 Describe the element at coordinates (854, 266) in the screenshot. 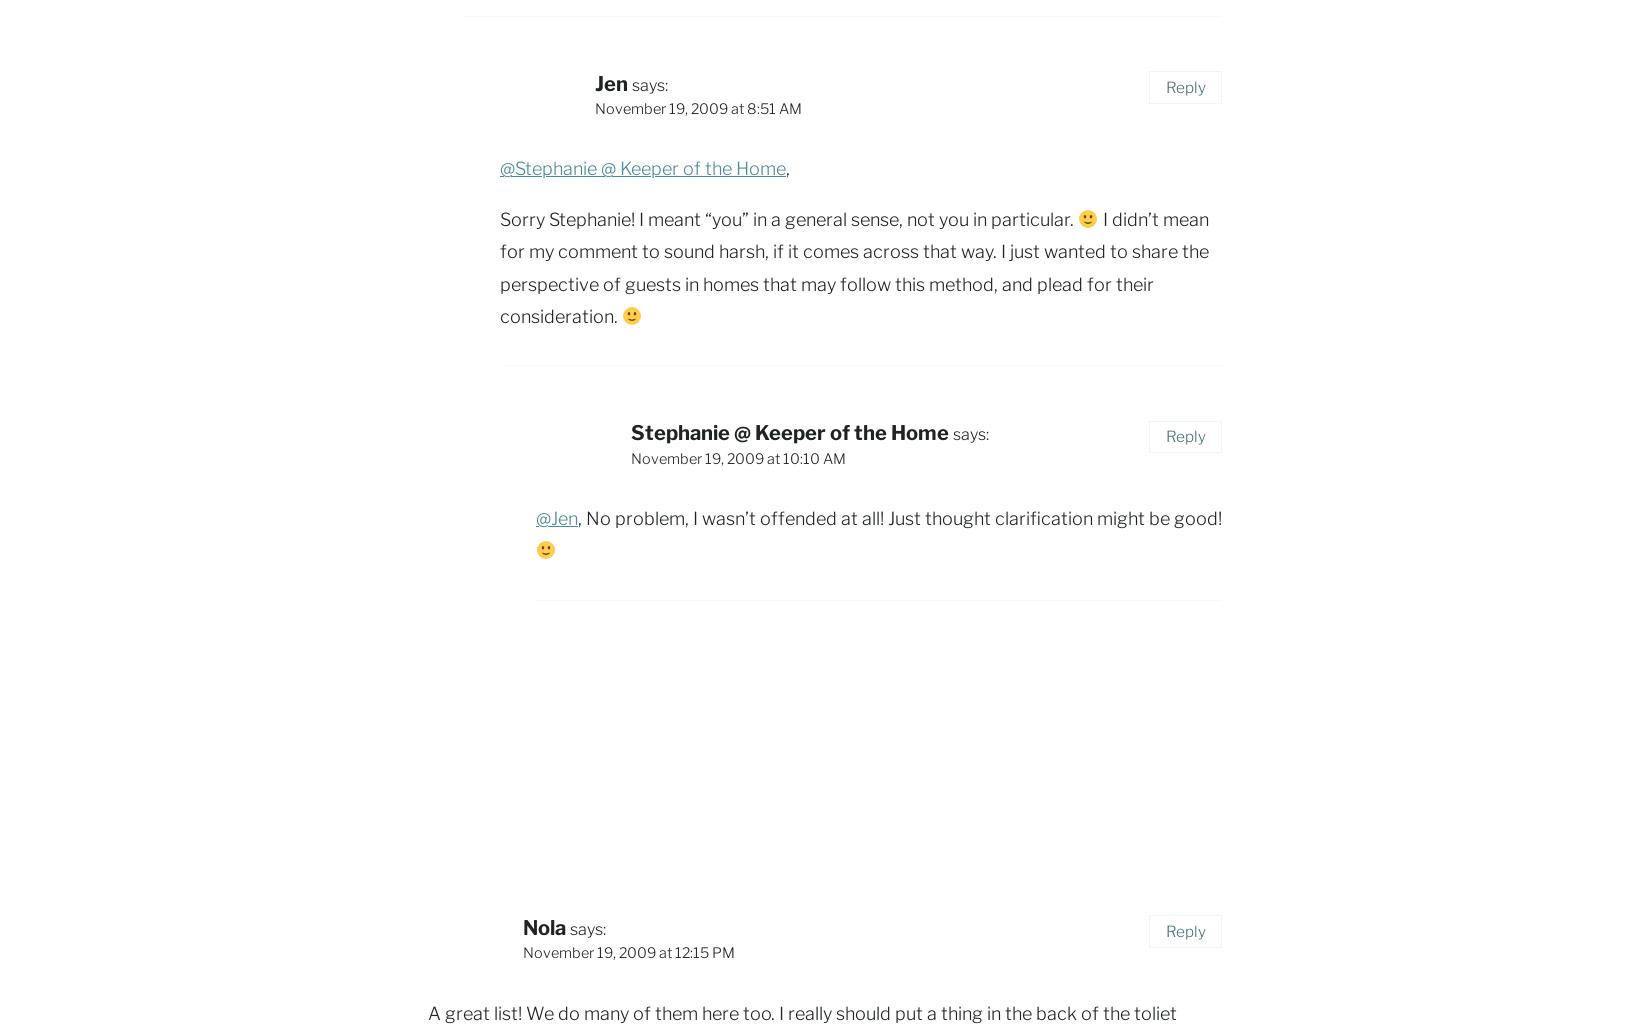

I see `'I didn’t mean for my comment to sound harsh, if it comes across that way.  I just wanted to share the perspective of guests in homes that may follow this method, and plead for their consideration.'` at that location.